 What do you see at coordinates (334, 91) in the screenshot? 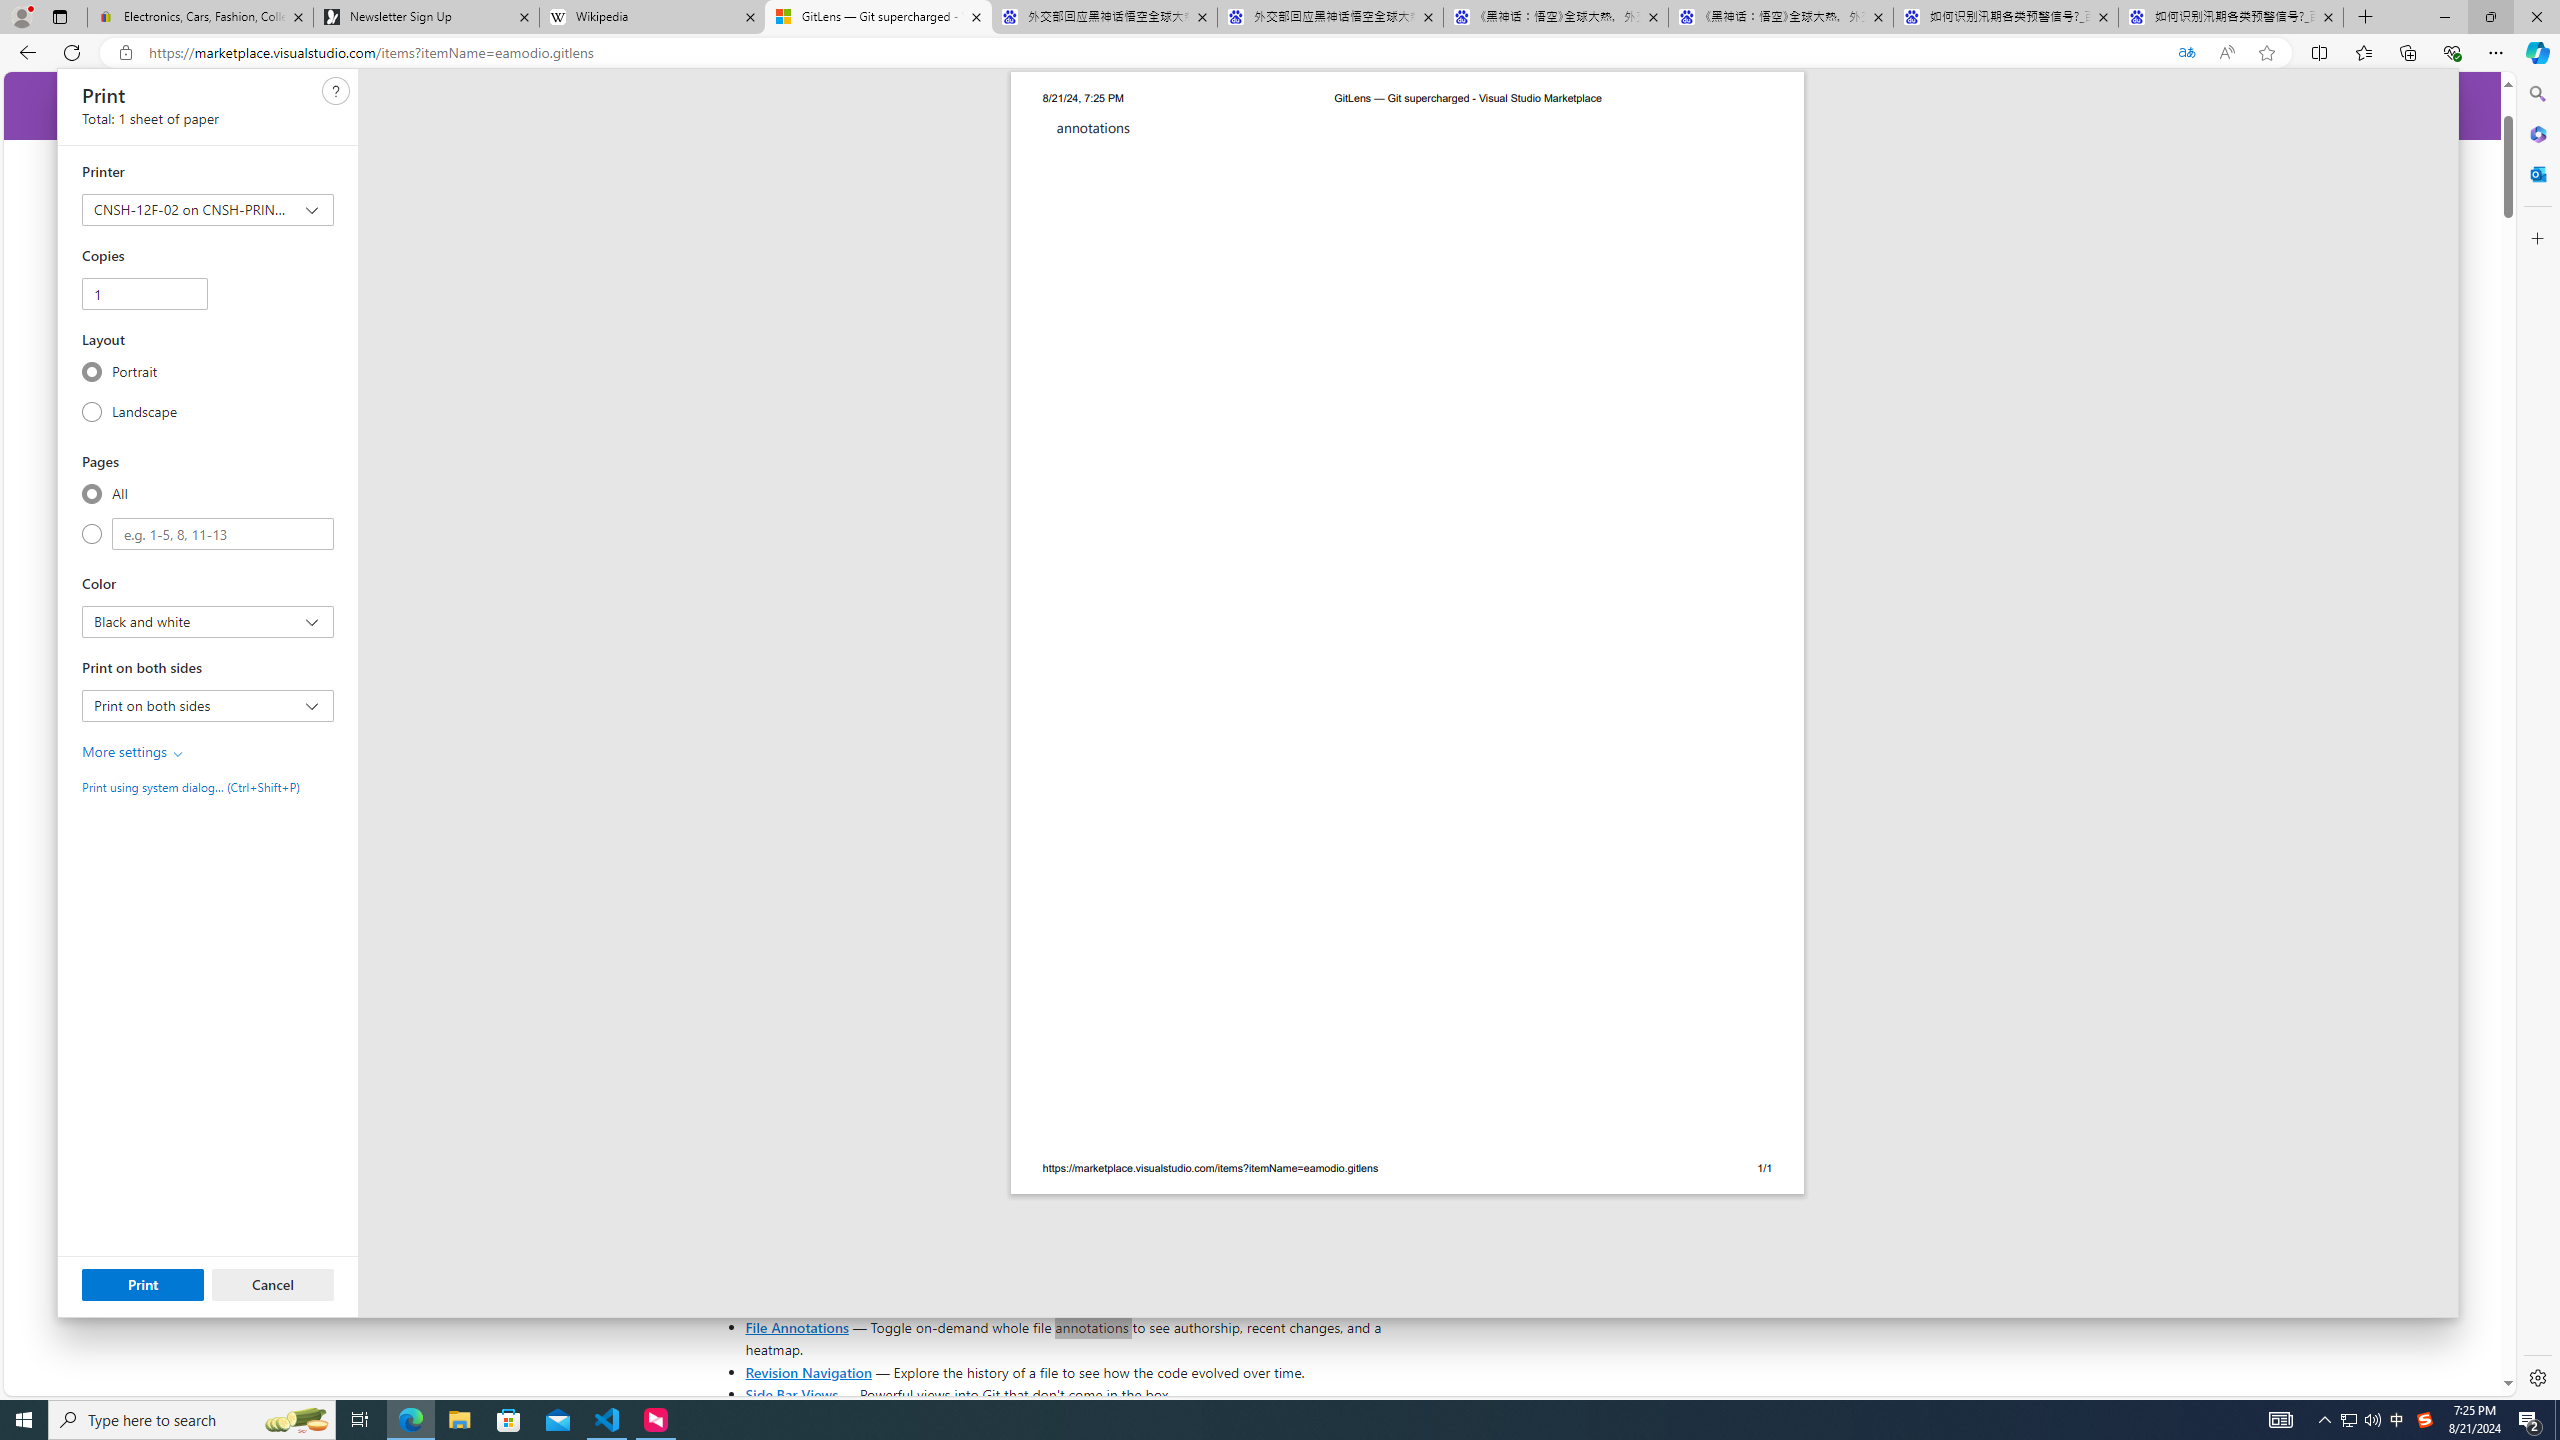
I see `'Class: c0129'` at bounding box center [334, 91].